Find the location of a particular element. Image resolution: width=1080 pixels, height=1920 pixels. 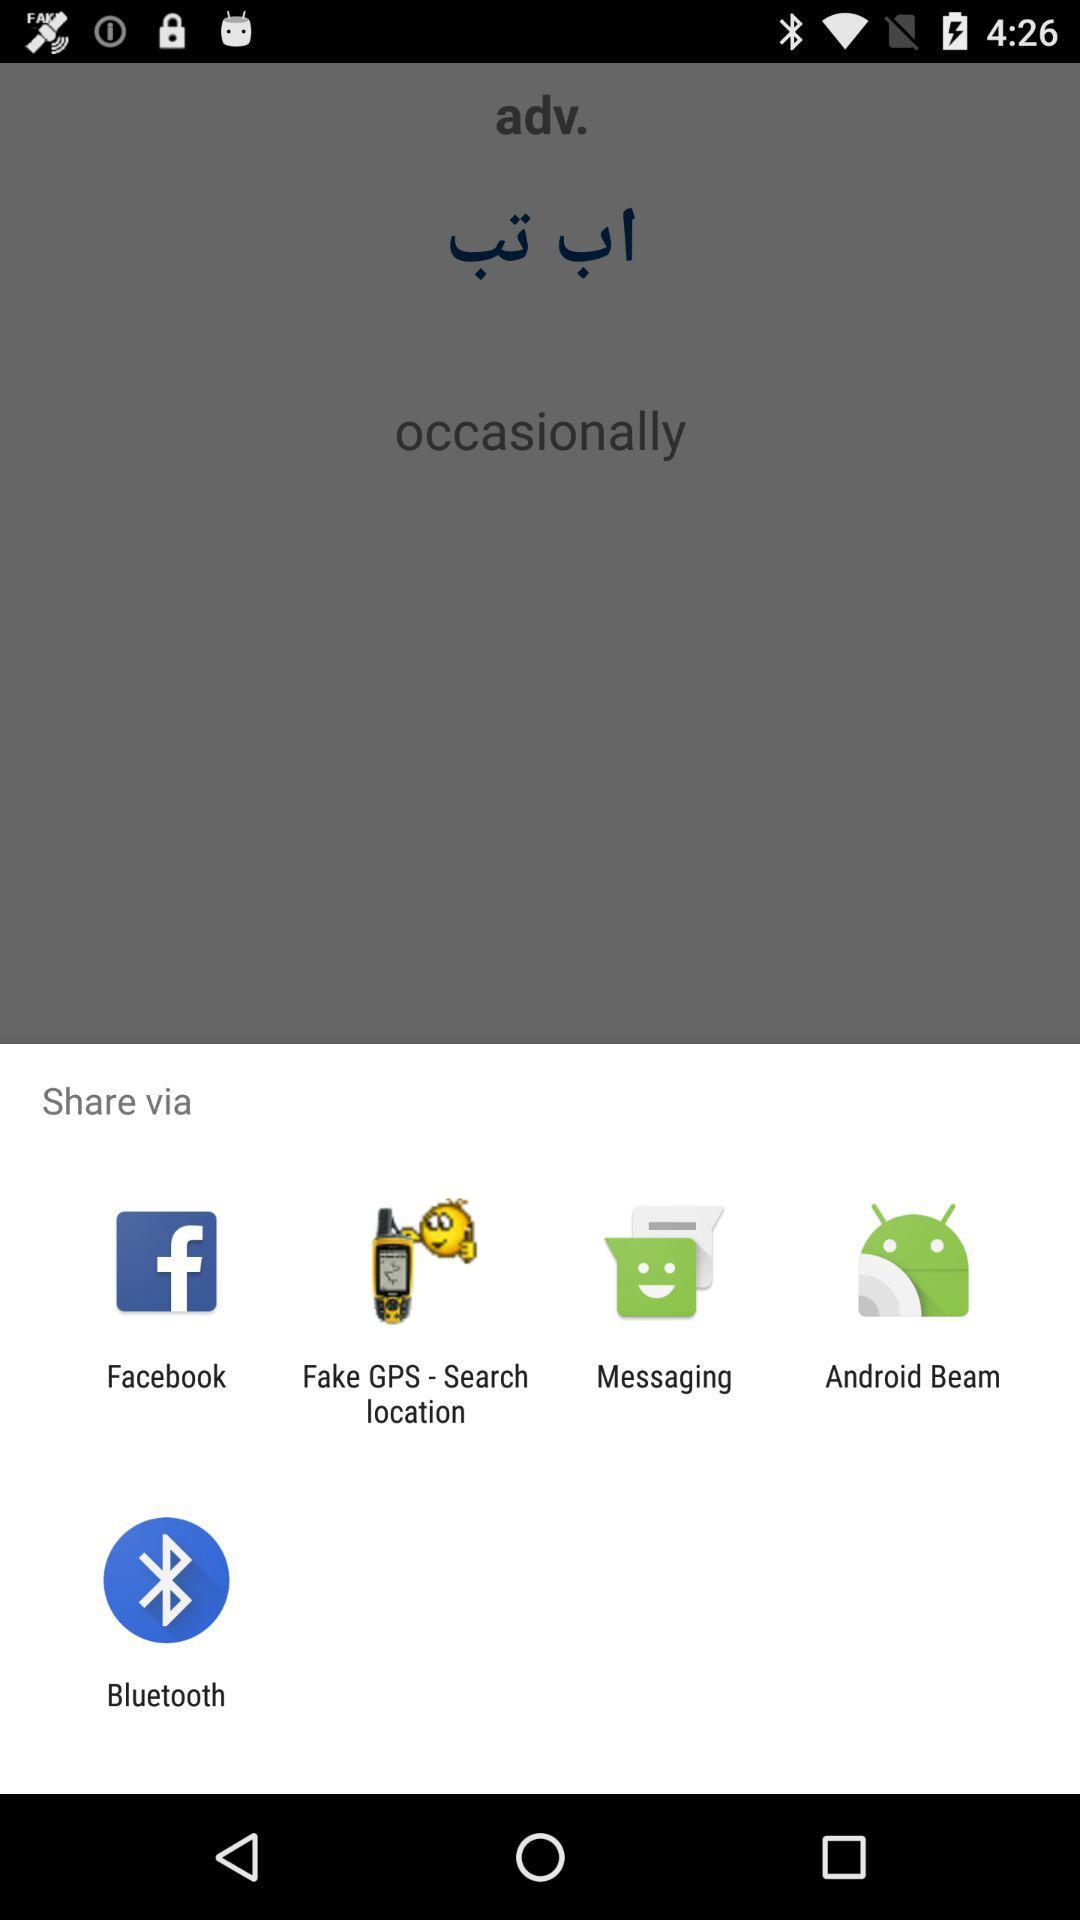

the facebook is located at coordinates (165, 1392).